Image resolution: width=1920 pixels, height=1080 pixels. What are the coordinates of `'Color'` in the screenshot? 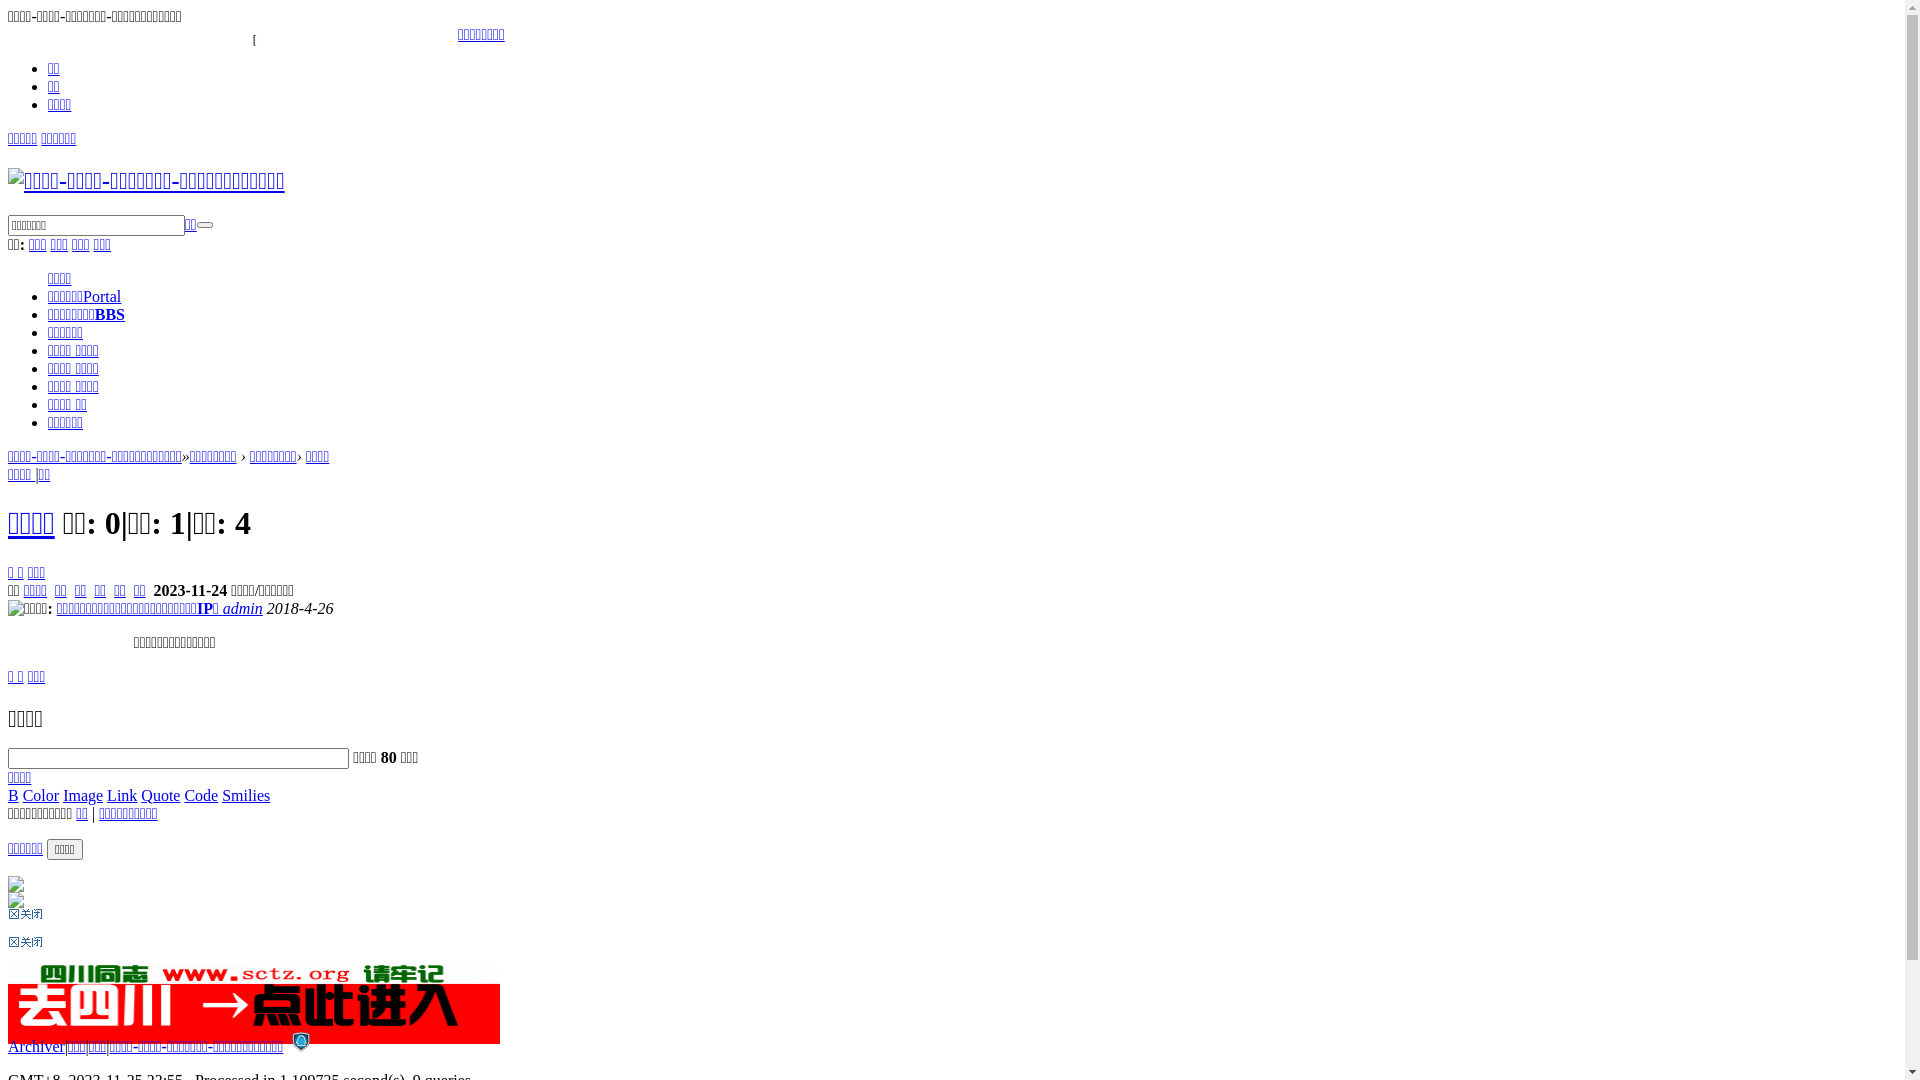 It's located at (41, 793).